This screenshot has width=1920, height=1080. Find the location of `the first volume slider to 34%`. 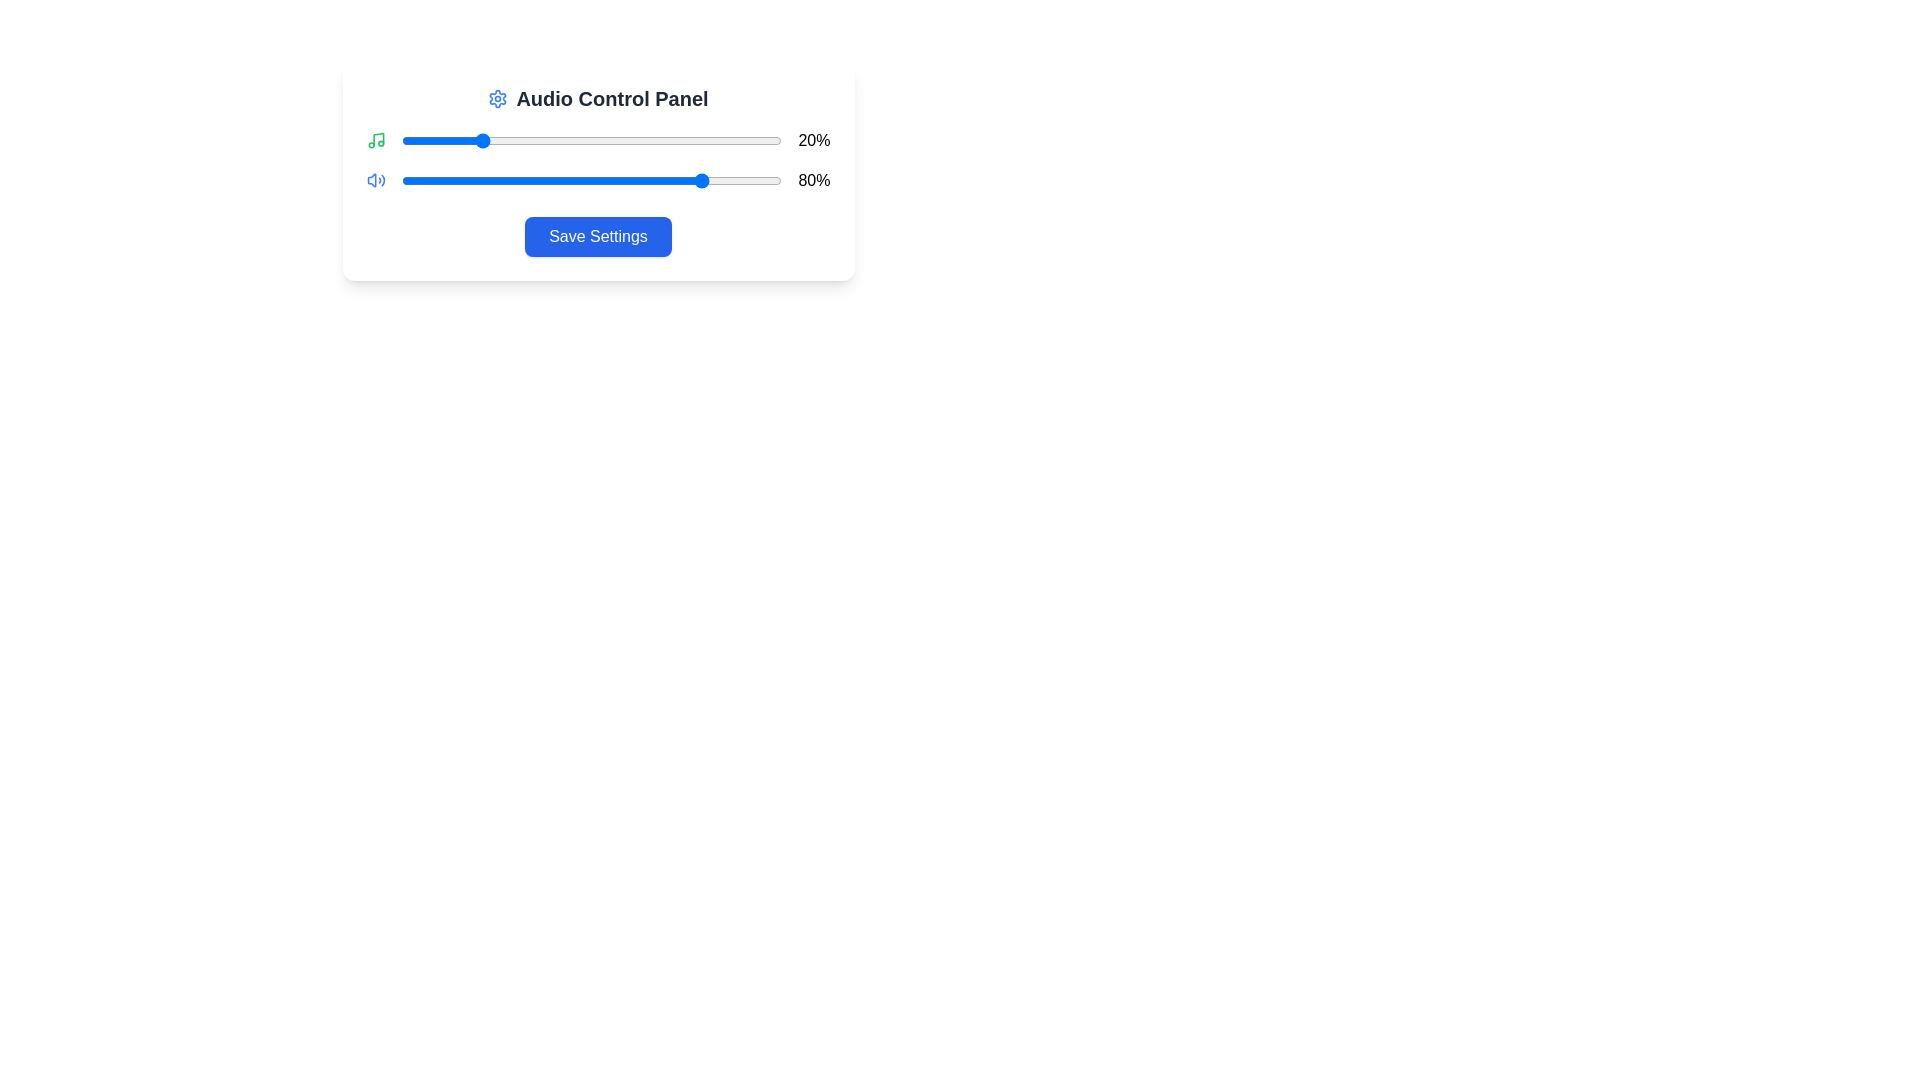

the first volume slider to 34% is located at coordinates (531, 140).